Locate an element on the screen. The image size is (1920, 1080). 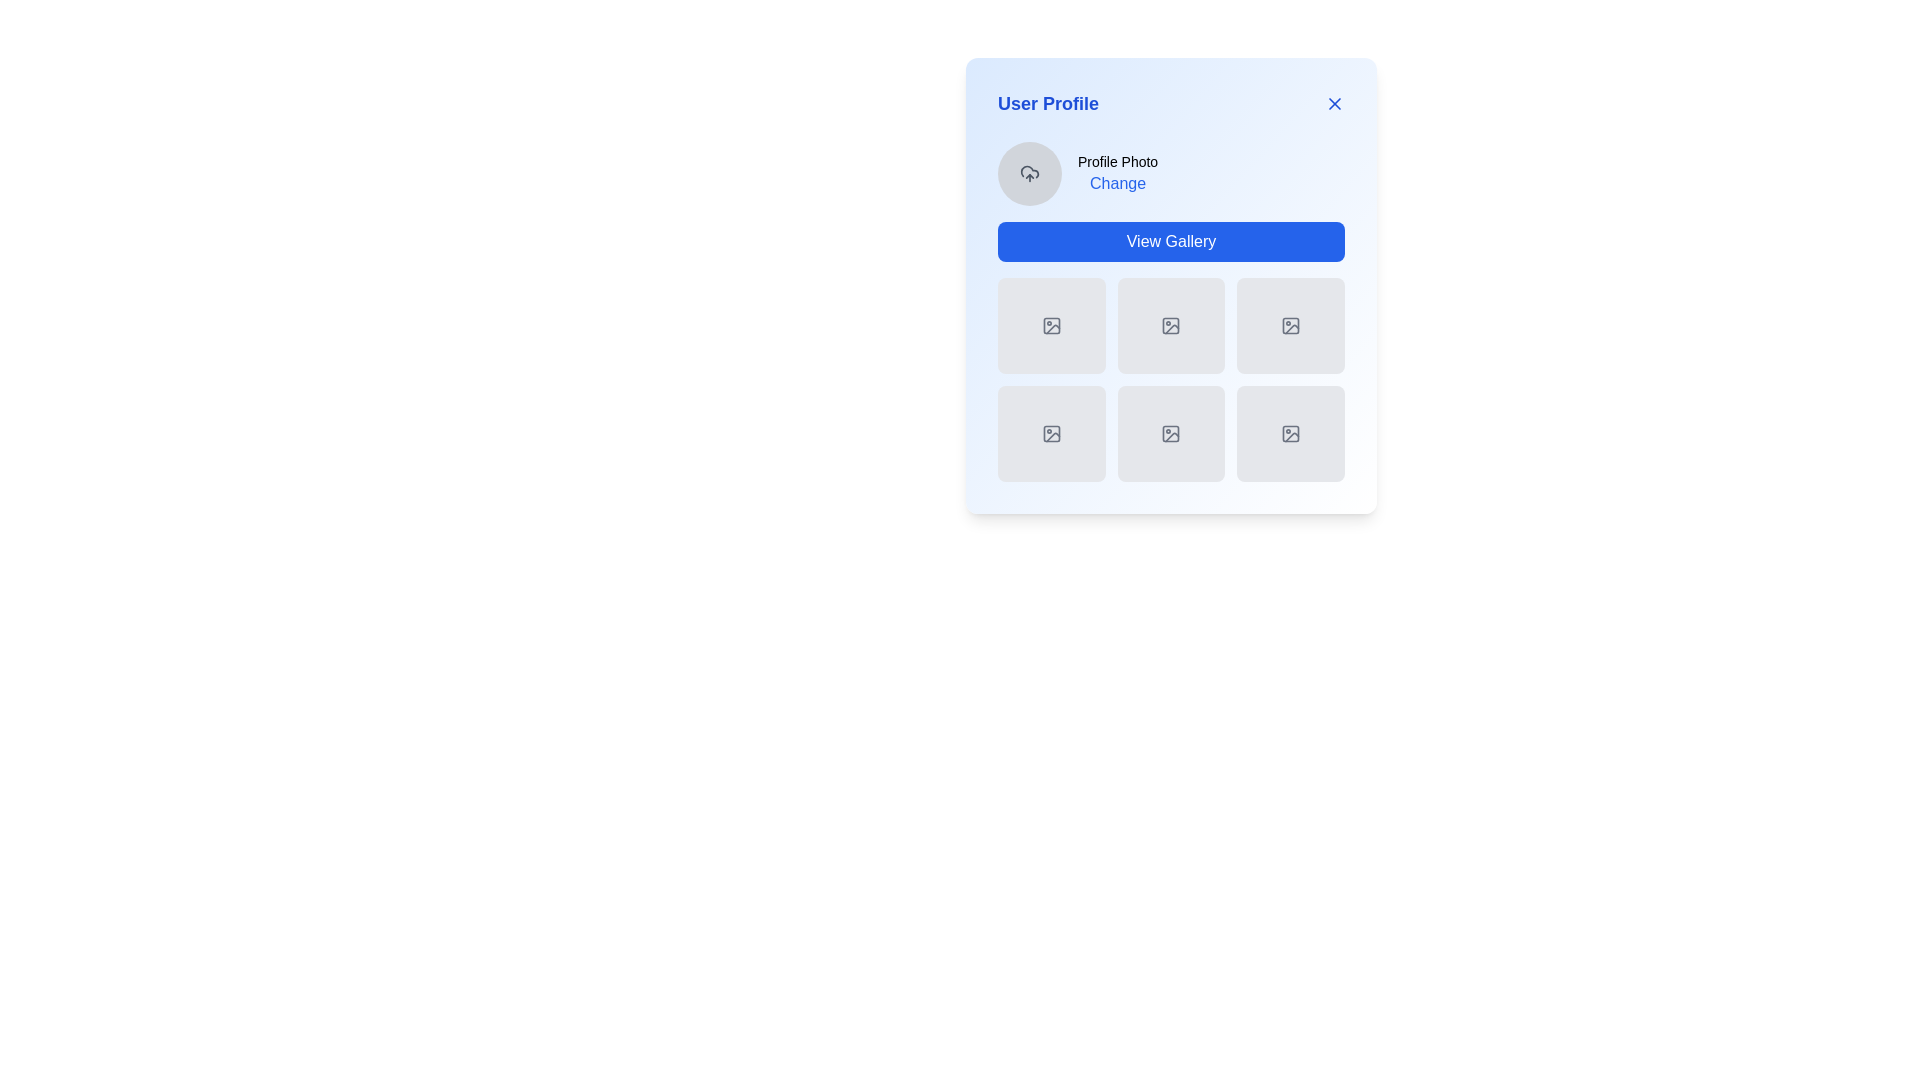
the placeholder for graphical content located is located at coordinates (1050, 325).